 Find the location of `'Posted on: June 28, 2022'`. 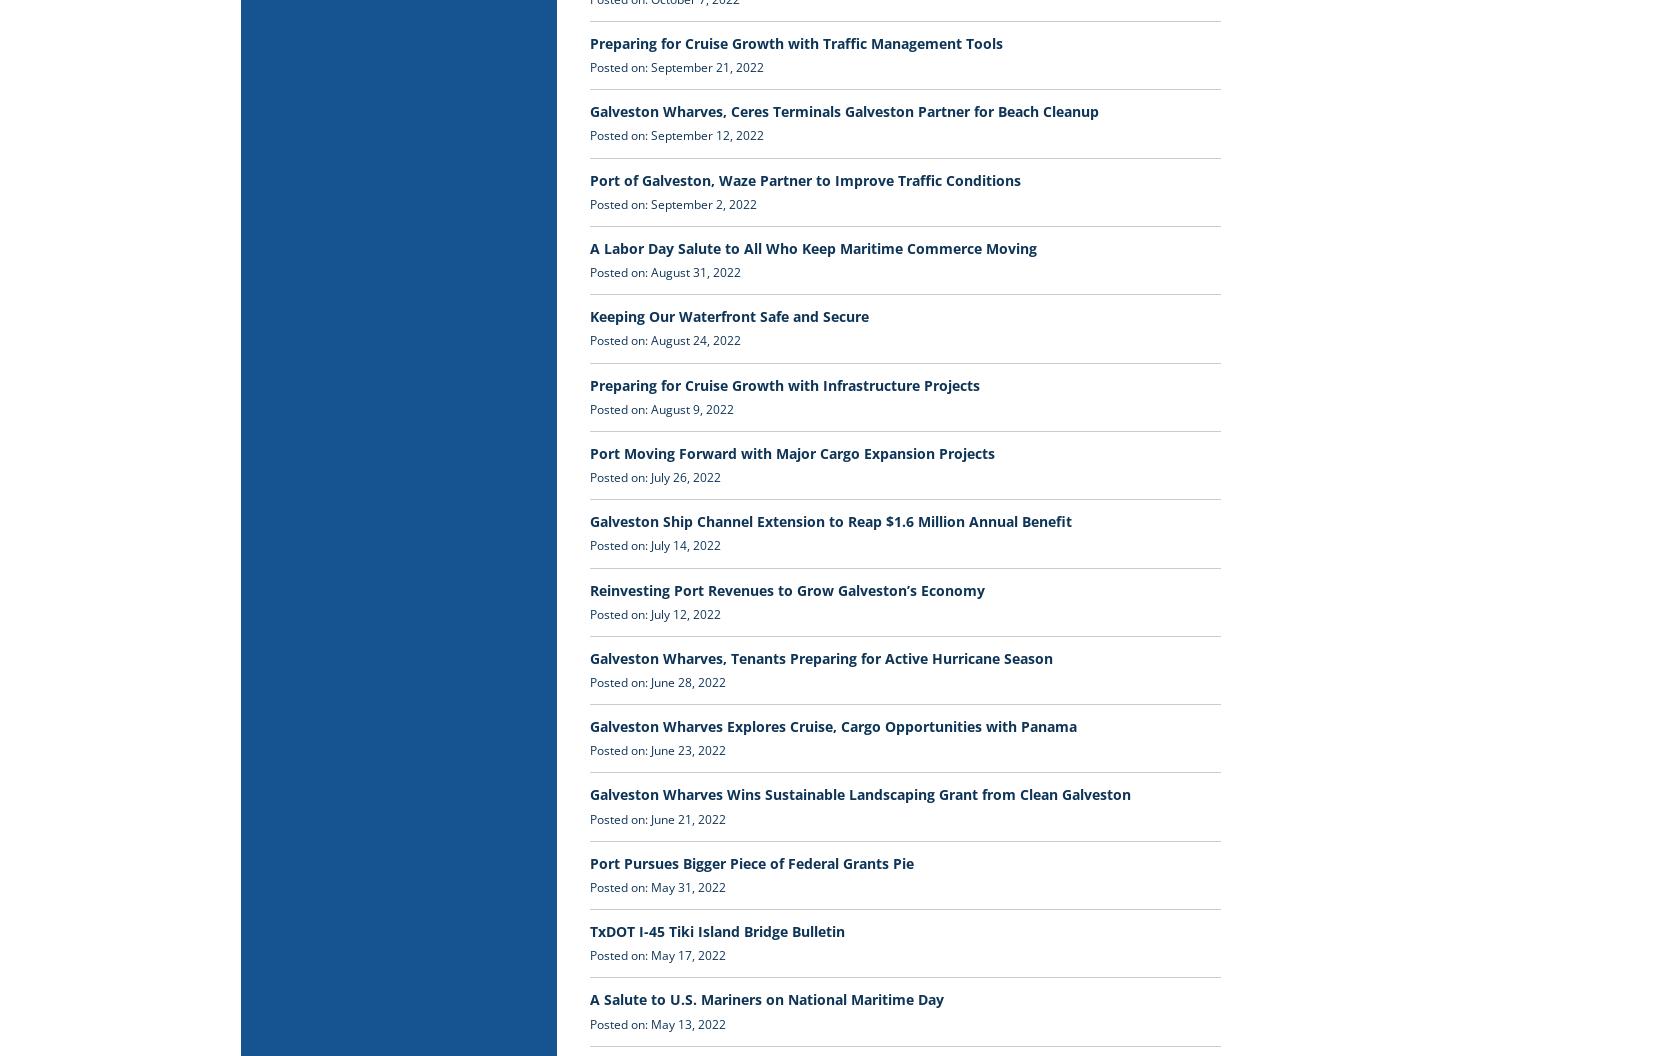

'Posted on: June 28, 2022' is located at coordinates (657, 681).